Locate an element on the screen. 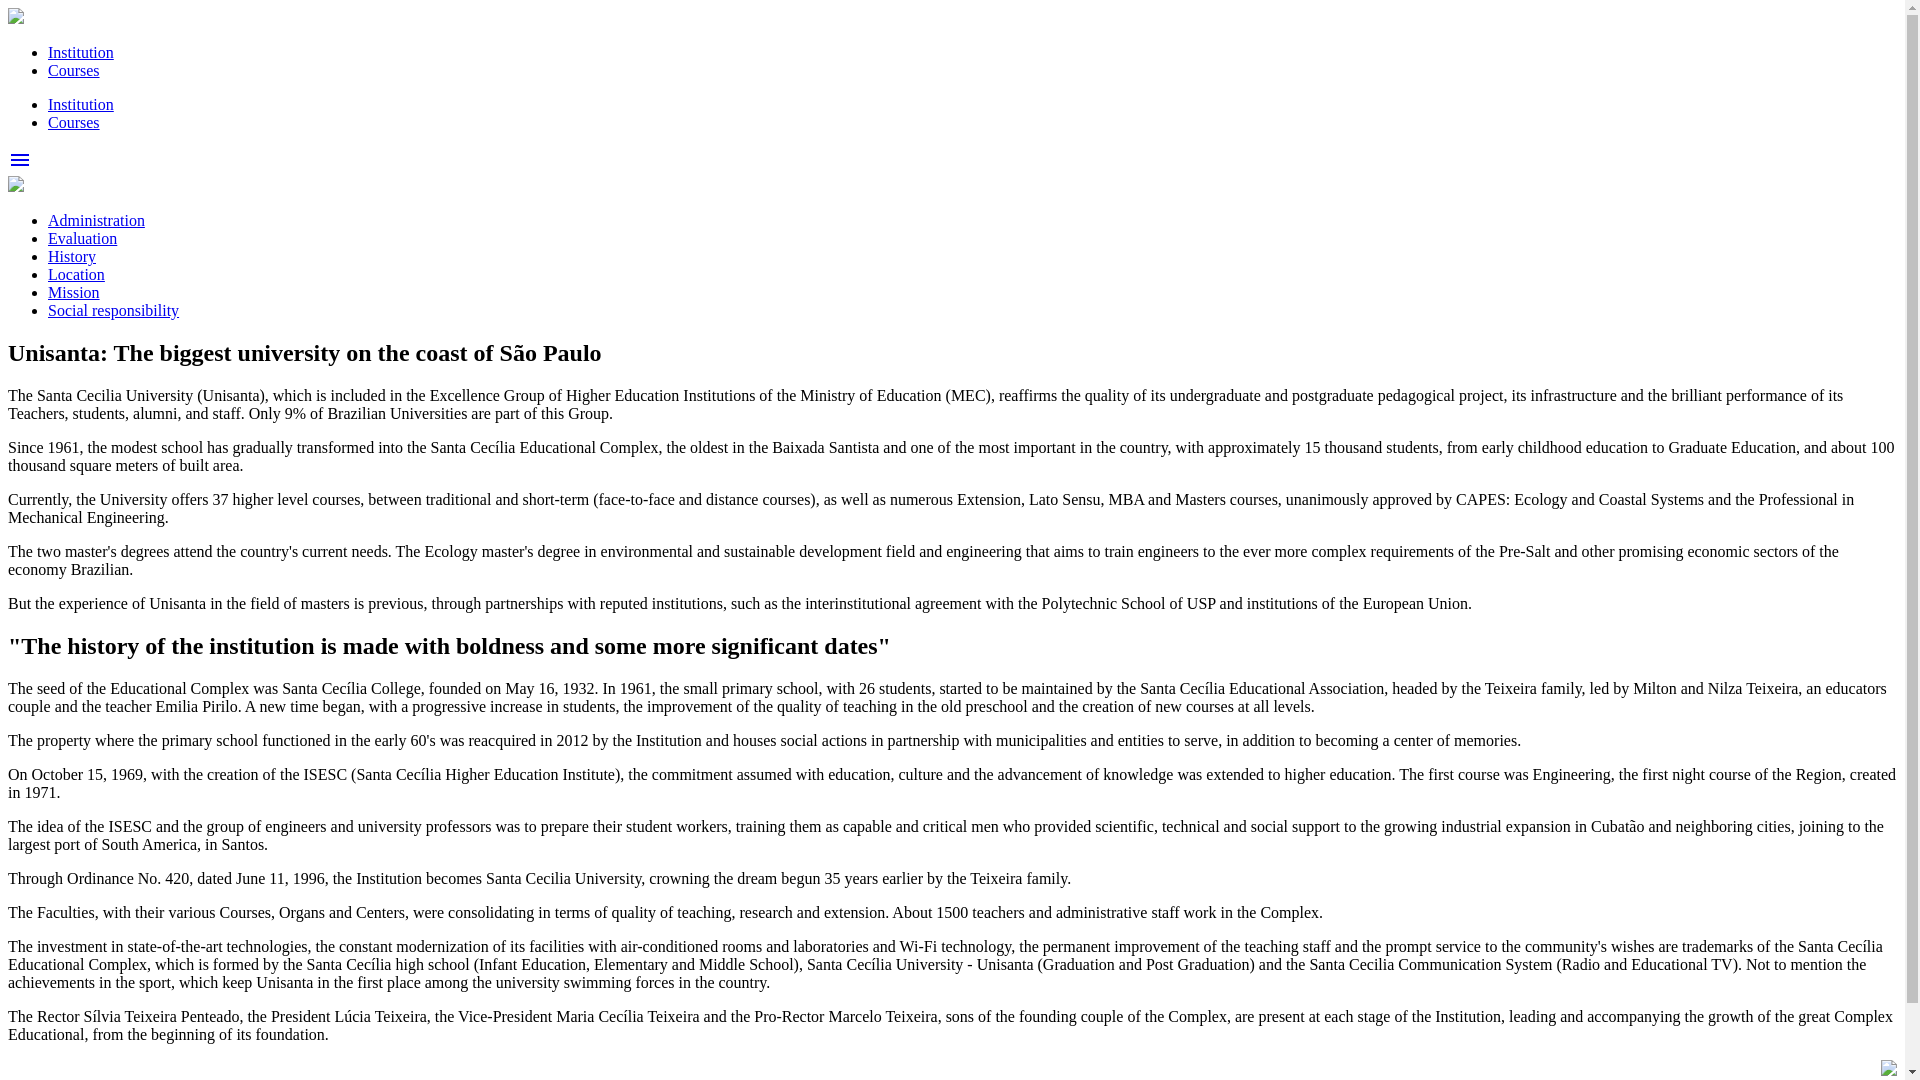 Image resolution: width=1920 pixels, height=1080 pixels. 'Social responsibility' is located at coordinates (112, 310).